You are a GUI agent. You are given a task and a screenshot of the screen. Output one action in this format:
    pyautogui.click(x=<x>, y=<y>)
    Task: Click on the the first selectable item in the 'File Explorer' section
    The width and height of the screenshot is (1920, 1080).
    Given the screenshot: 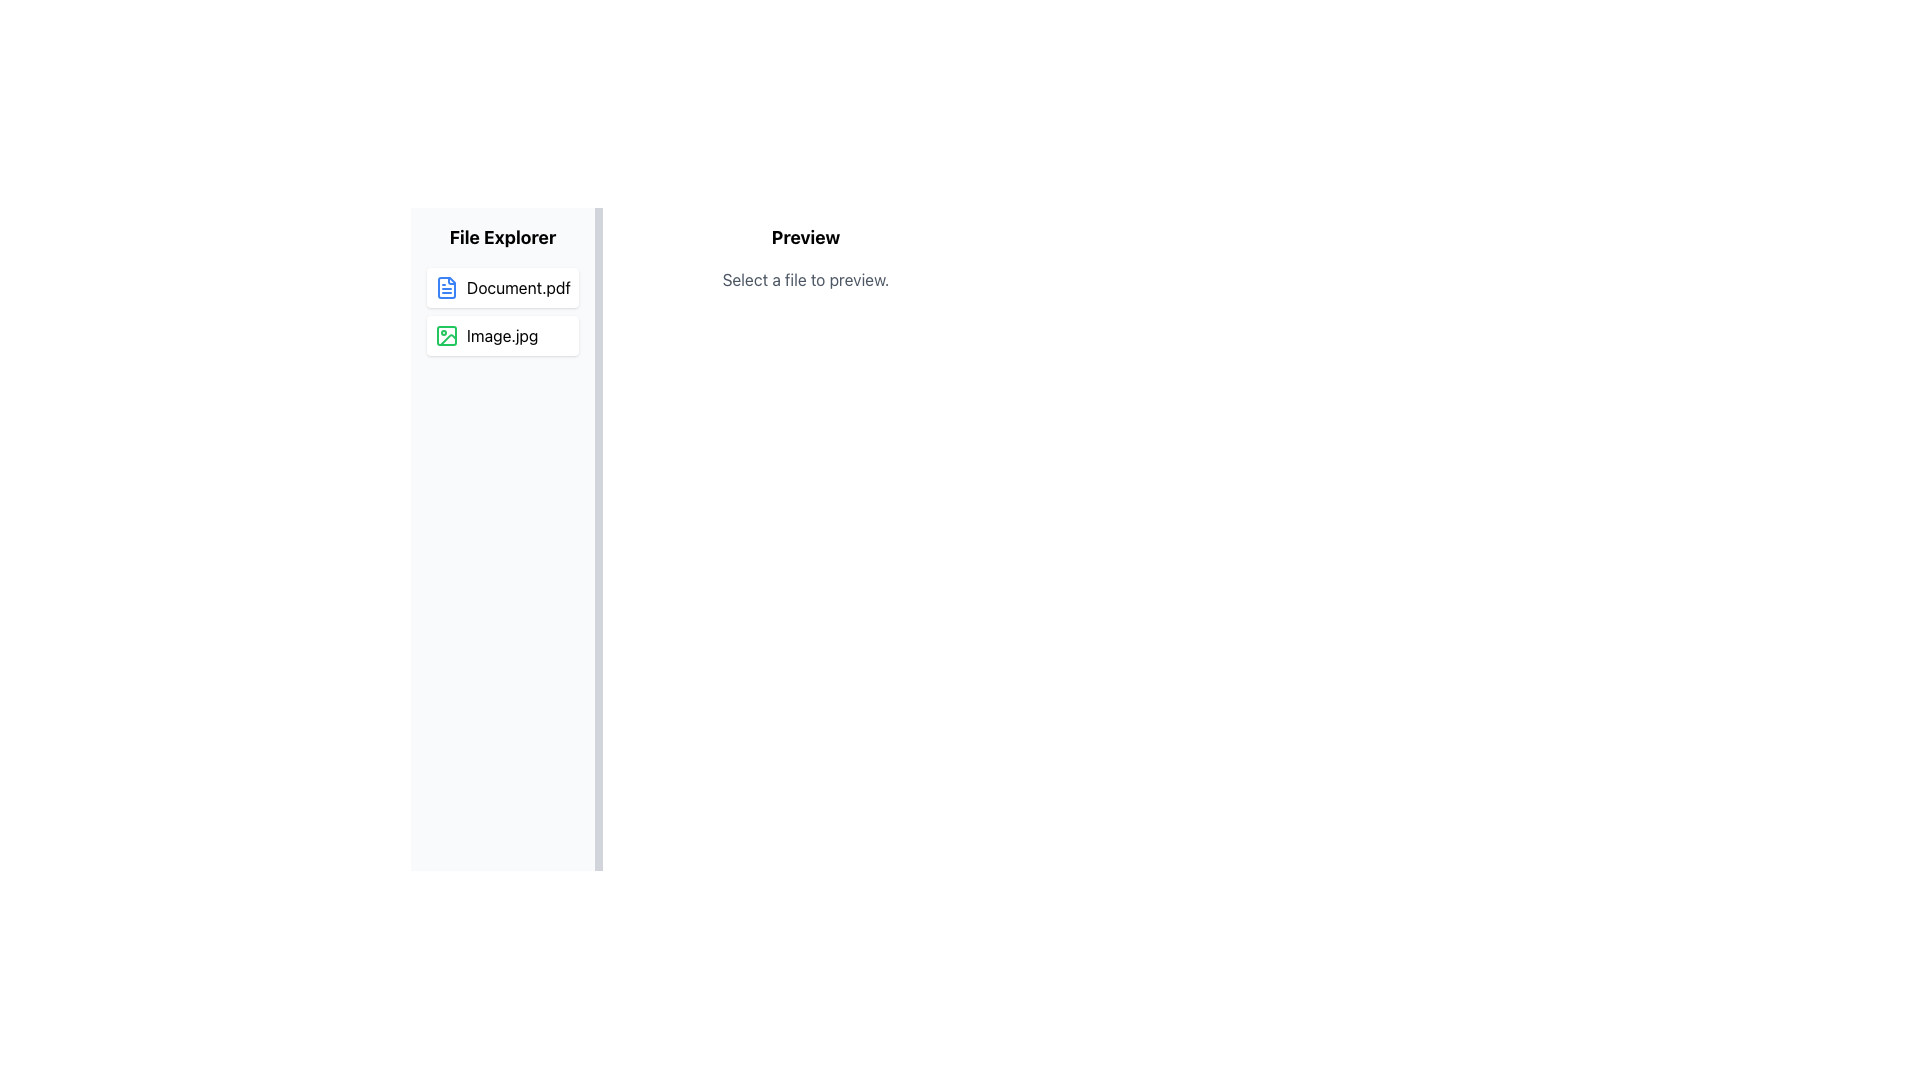 What is the action you would take?
    pyautogui.click(x=503, y=288)
    